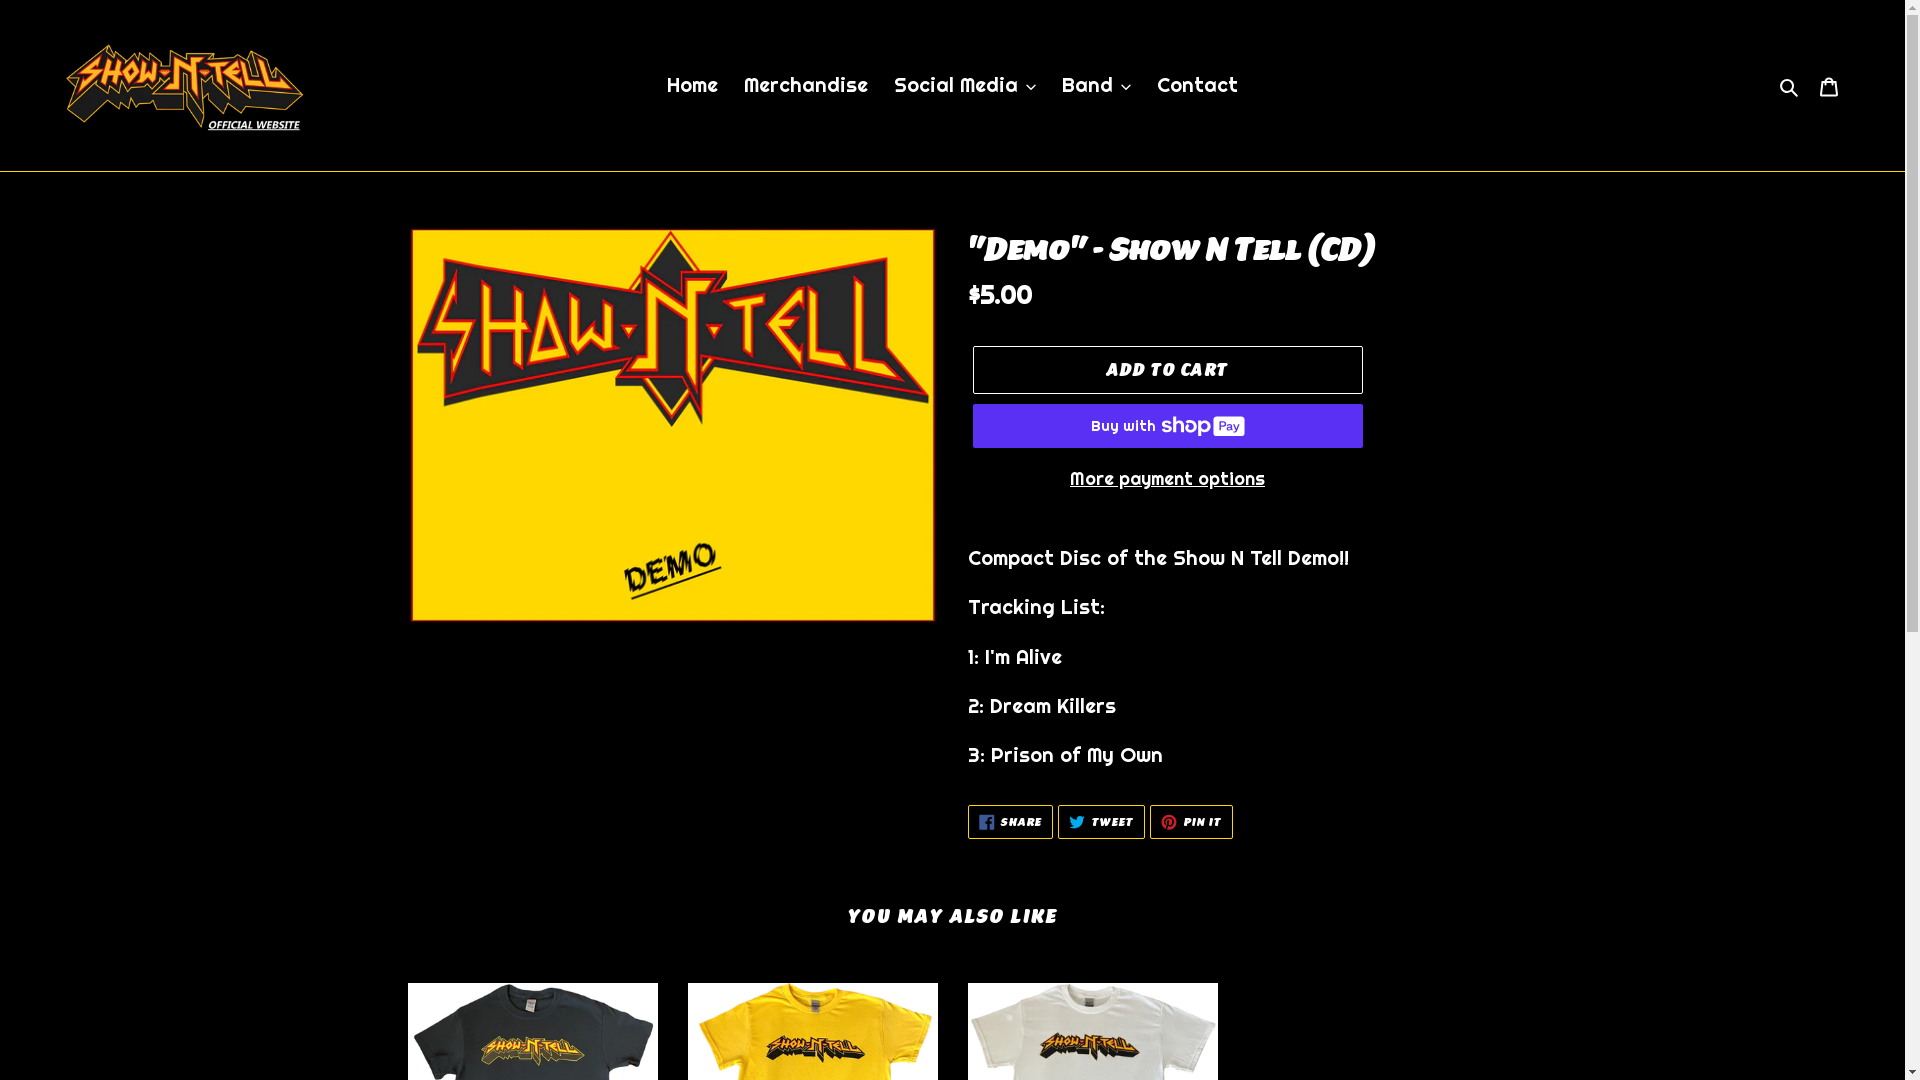 The image size is (1920, 1080). Describe the element at coordinates (968, 821) in the screenshot. I see `'SHARE` at that location.